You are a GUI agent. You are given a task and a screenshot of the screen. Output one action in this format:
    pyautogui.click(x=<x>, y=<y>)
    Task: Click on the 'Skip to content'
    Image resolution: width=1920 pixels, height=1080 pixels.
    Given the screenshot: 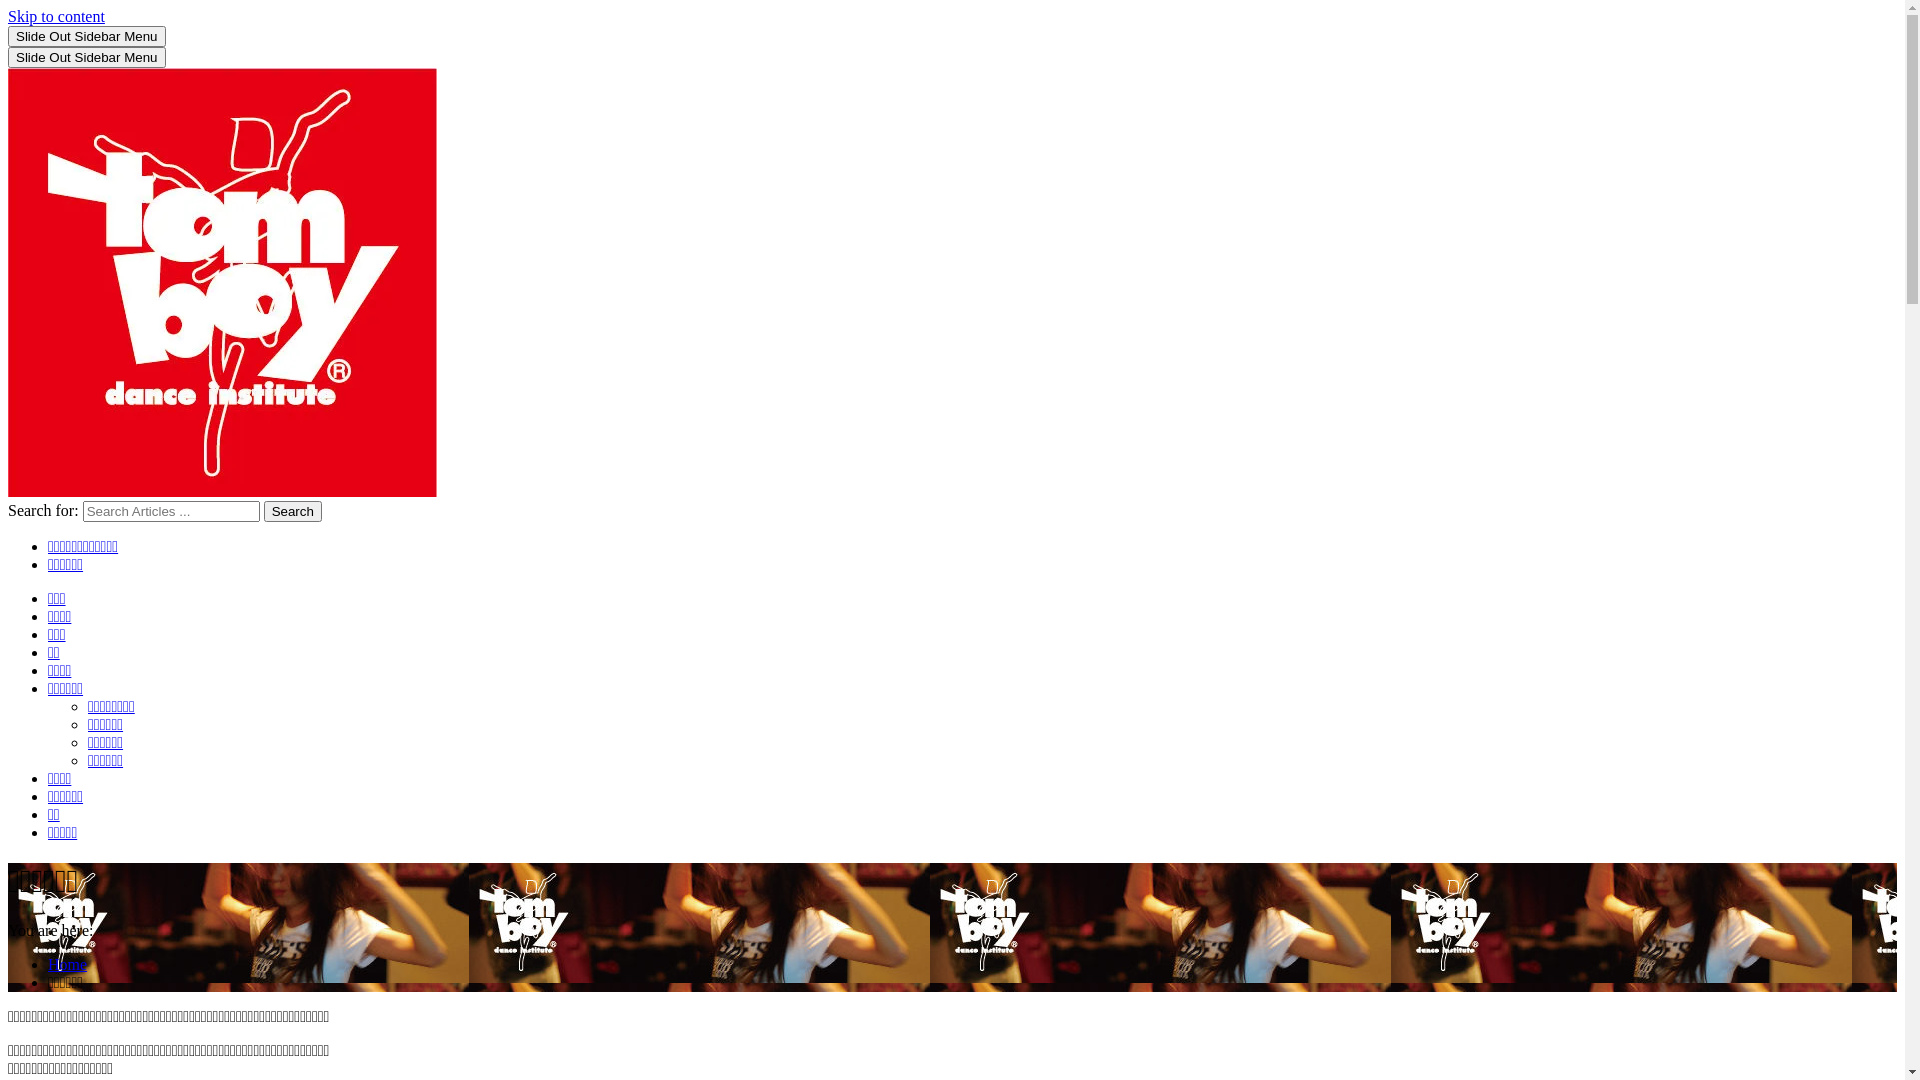 What is the action you would take?
    pyautogui.click(x=8, y=16)
    